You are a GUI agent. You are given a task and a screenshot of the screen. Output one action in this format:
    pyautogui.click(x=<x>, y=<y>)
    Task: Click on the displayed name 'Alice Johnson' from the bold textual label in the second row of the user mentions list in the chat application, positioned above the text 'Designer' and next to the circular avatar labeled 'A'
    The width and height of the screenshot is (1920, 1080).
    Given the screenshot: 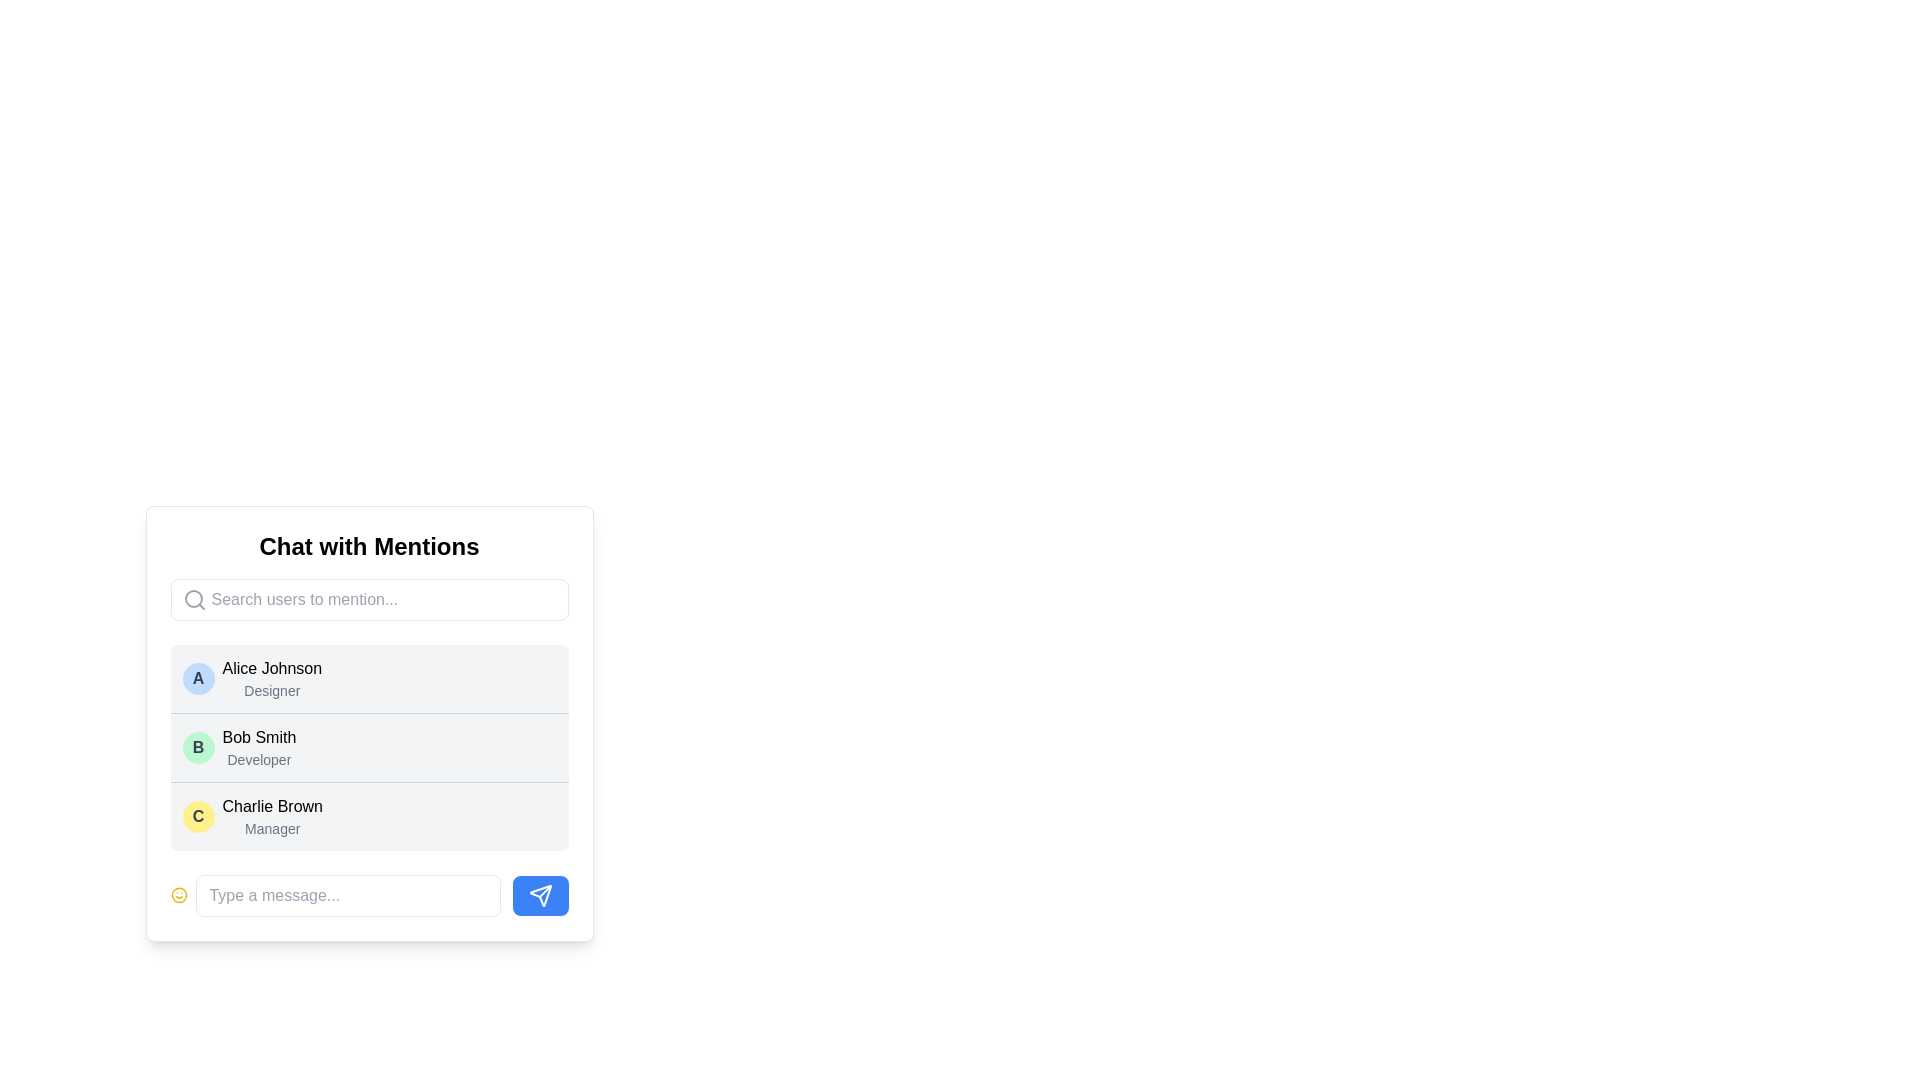 What is the action you would take?
    pyautogui.click(x=271, y=668)
    